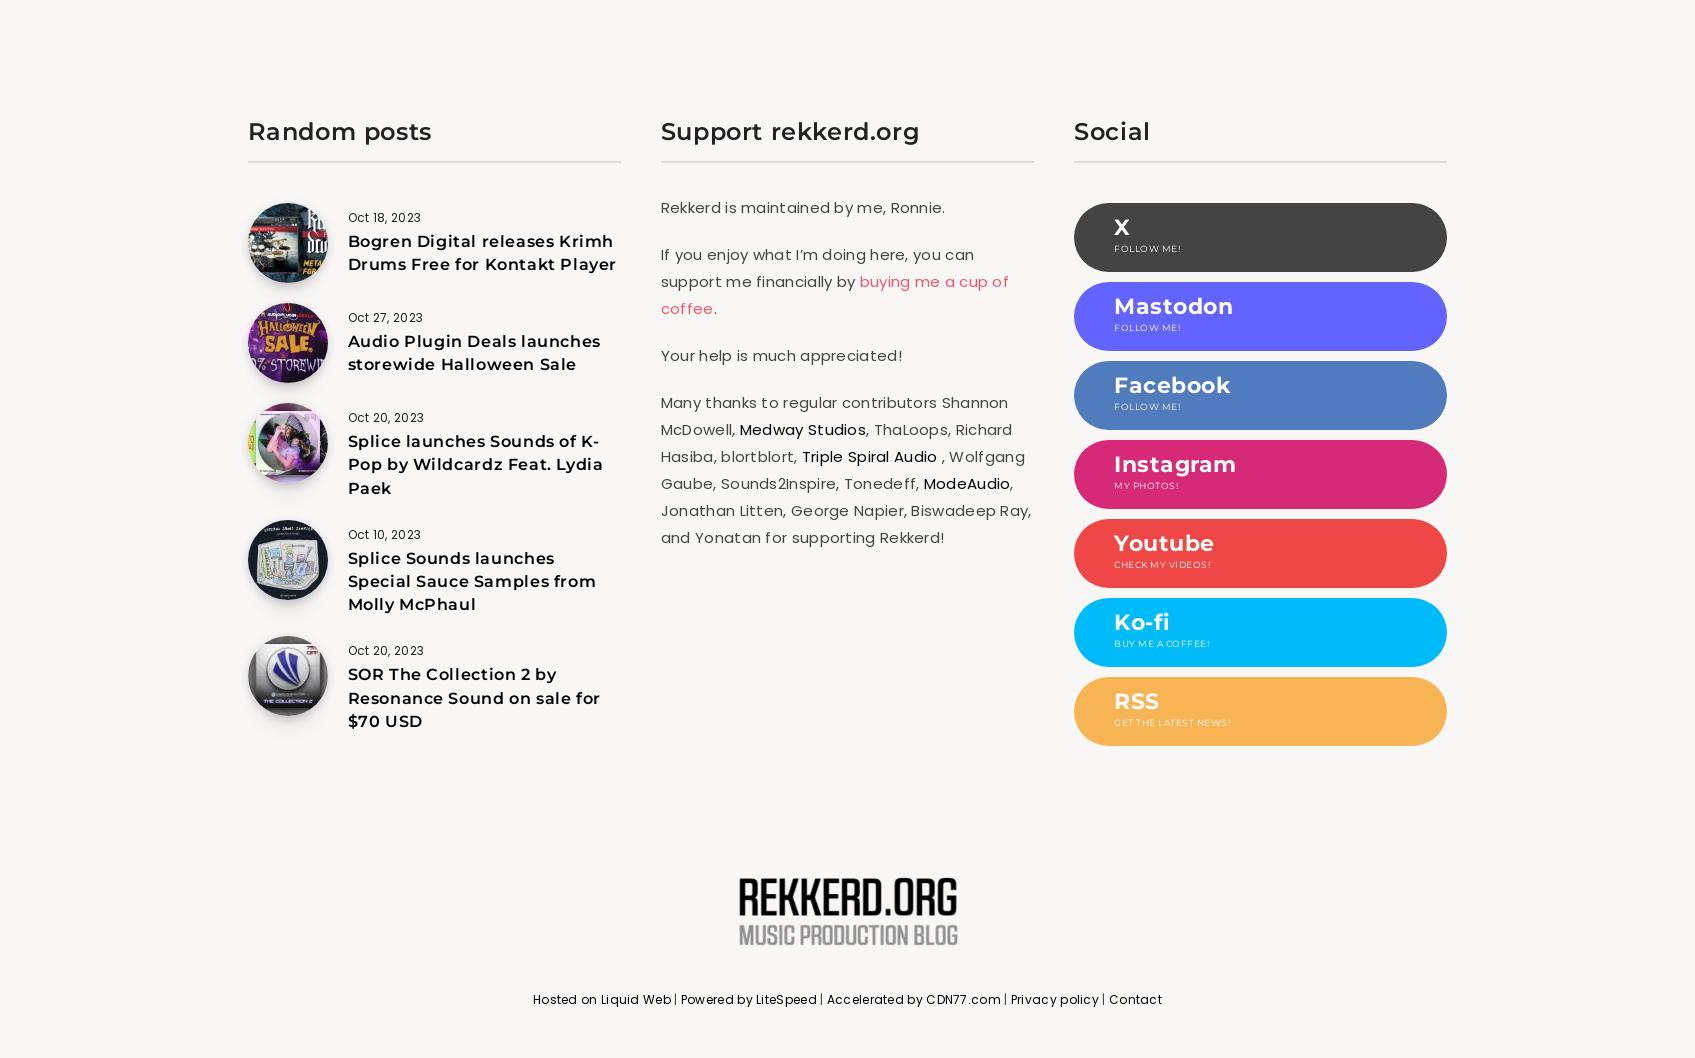 The height and width of the screenshot is (1058, 1695). What do you see at coordinates (1112, 564) in the screenshot?
I see `'Check my videos!'` at bounding box center [1112, 564].